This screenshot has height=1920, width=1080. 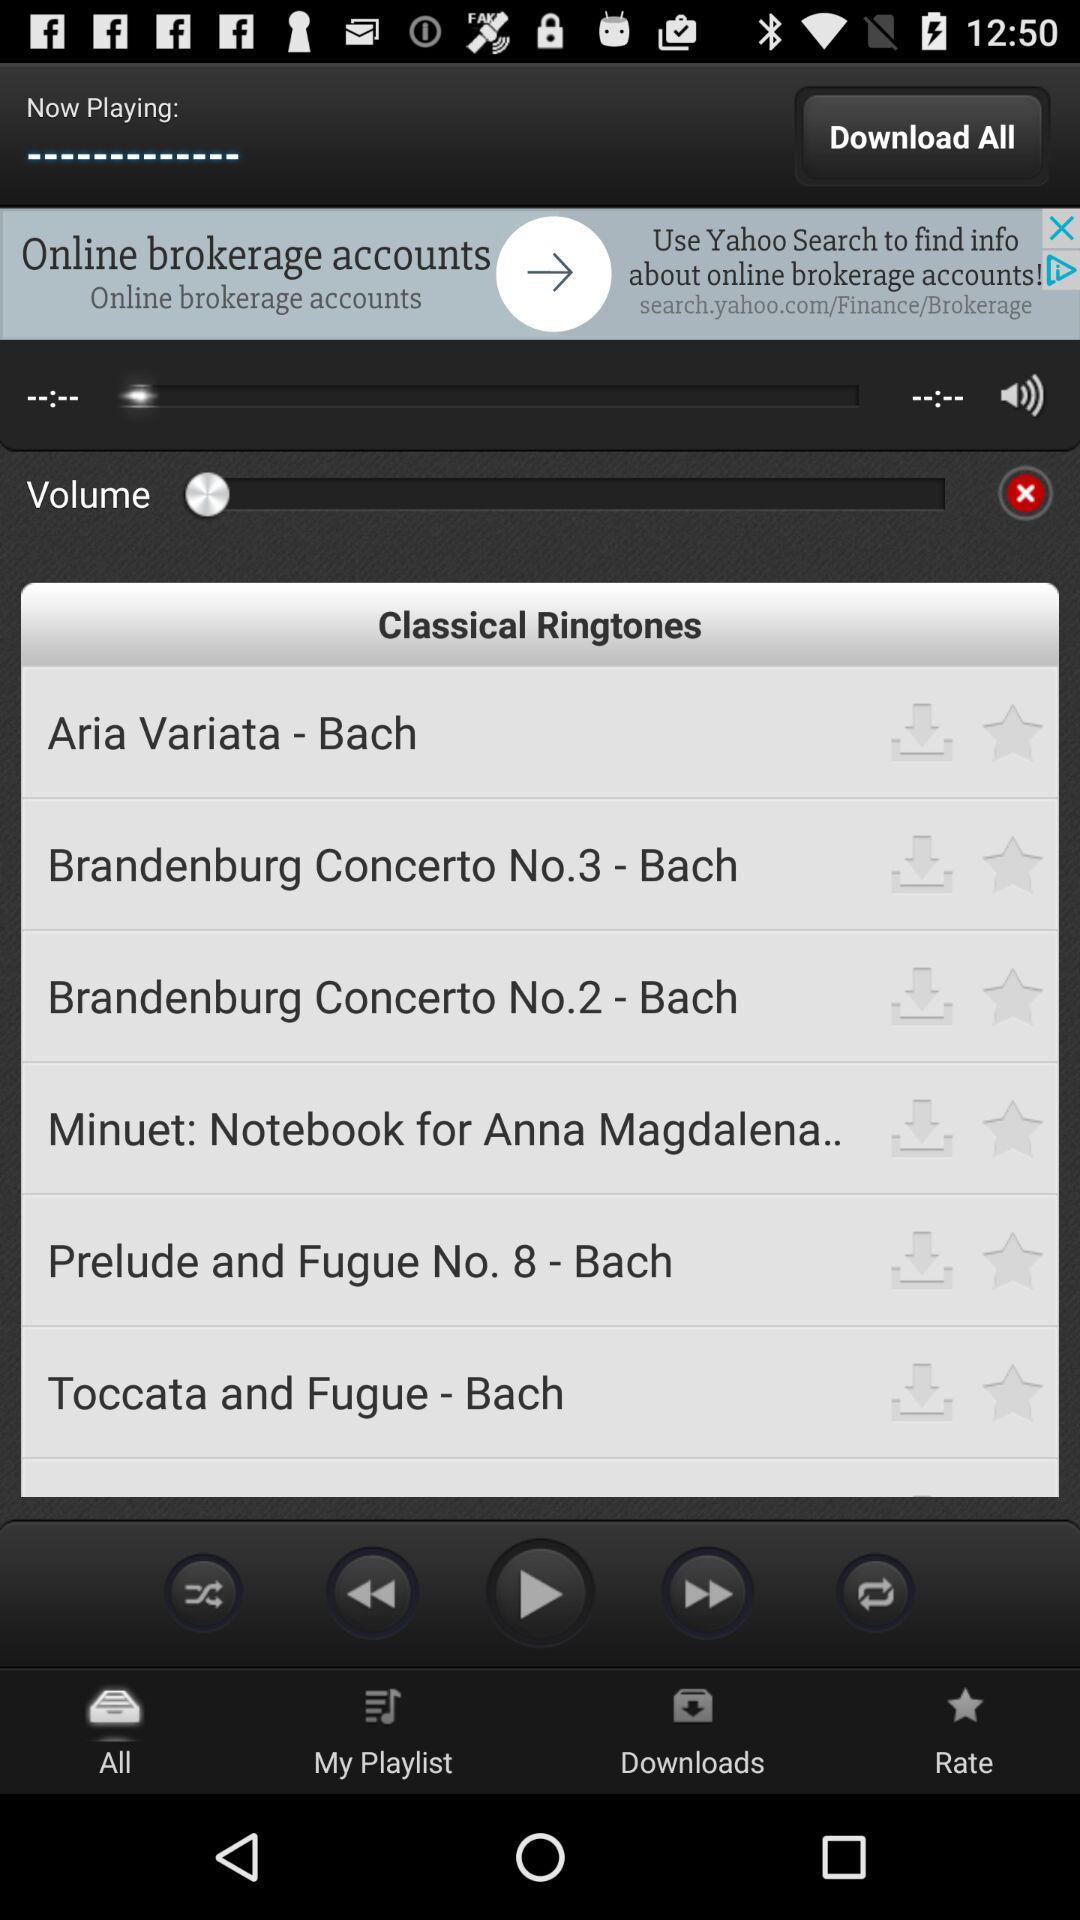 What do you see at coordinates (874, 1591) in the screenshot?
I see `the icon at the bottom of the page right to forward icon` at bounding box center [874, 1591].